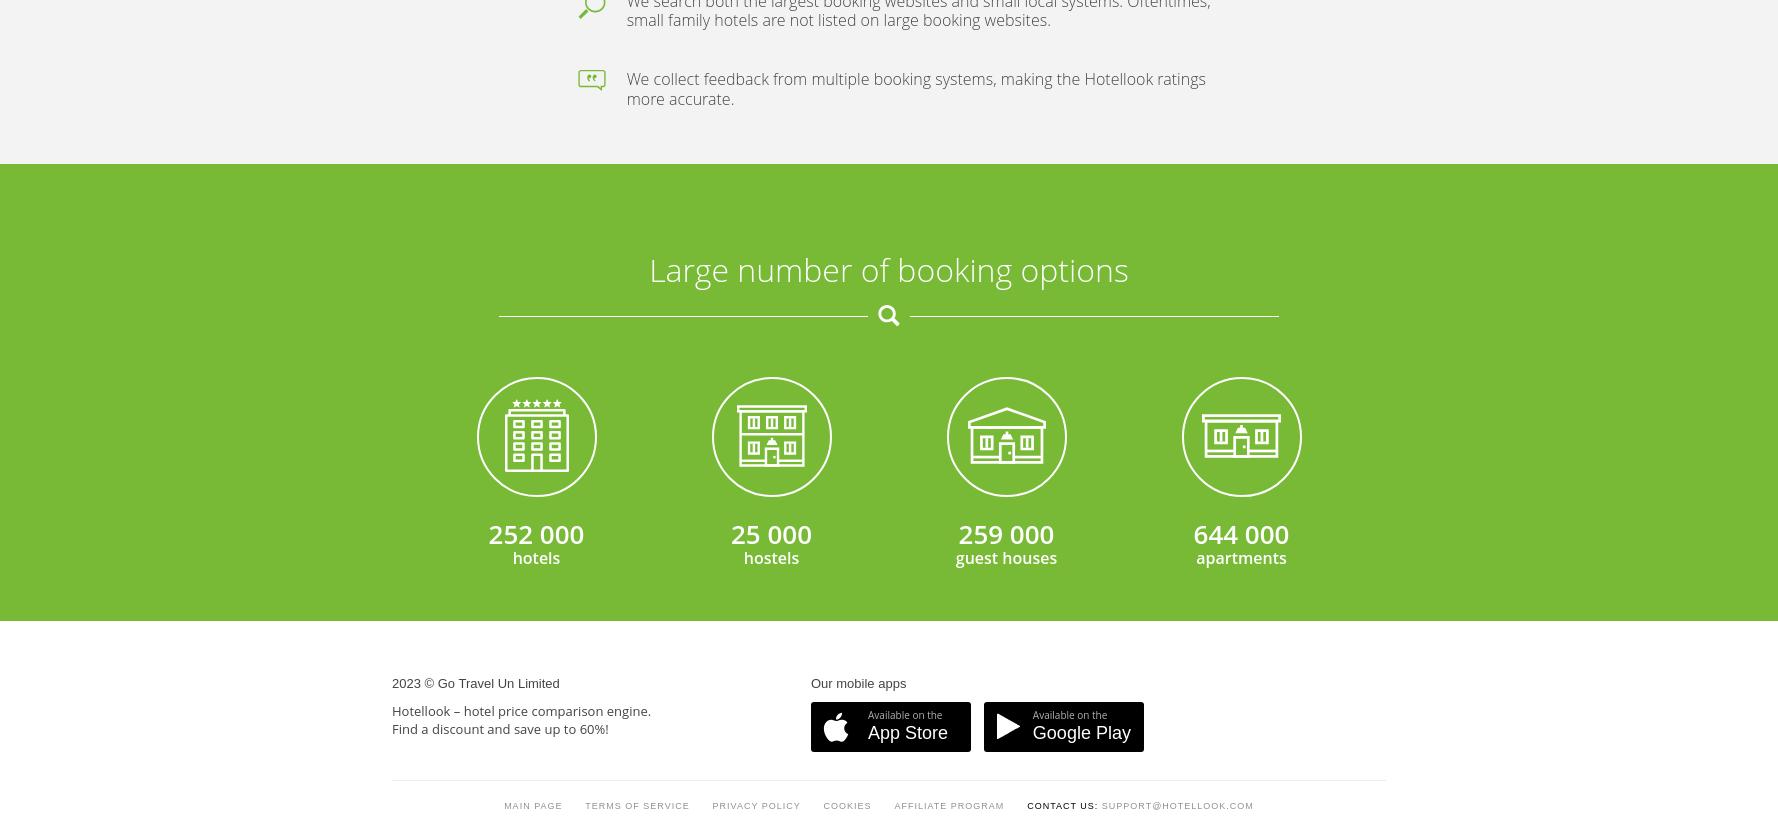 This screenshot has height=829, width=1778. Describe the element at coordinates (770, 68) in the screenshot. I see `'hostels'` at that location.